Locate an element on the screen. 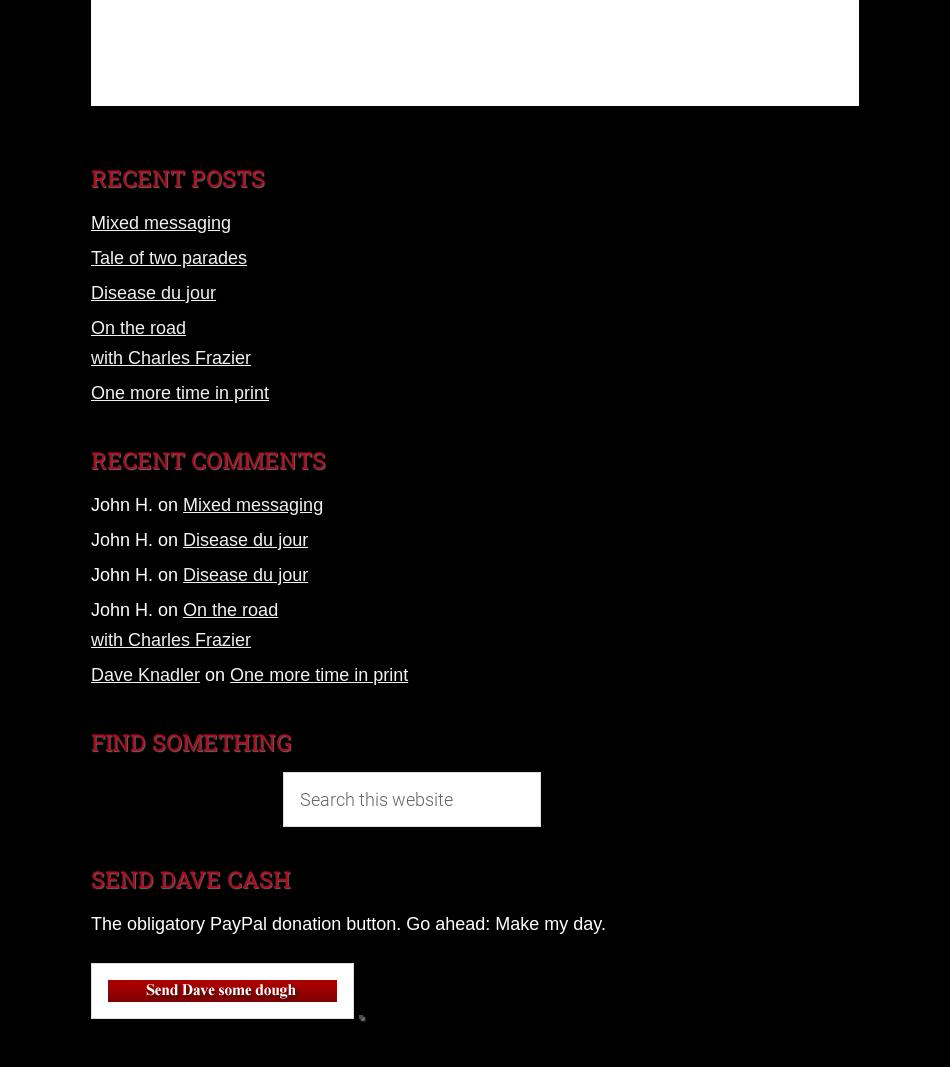 Image resolution: width=950 pixels, height=1067 pixels. 'FInd something' is located at coordinates (191, 741).